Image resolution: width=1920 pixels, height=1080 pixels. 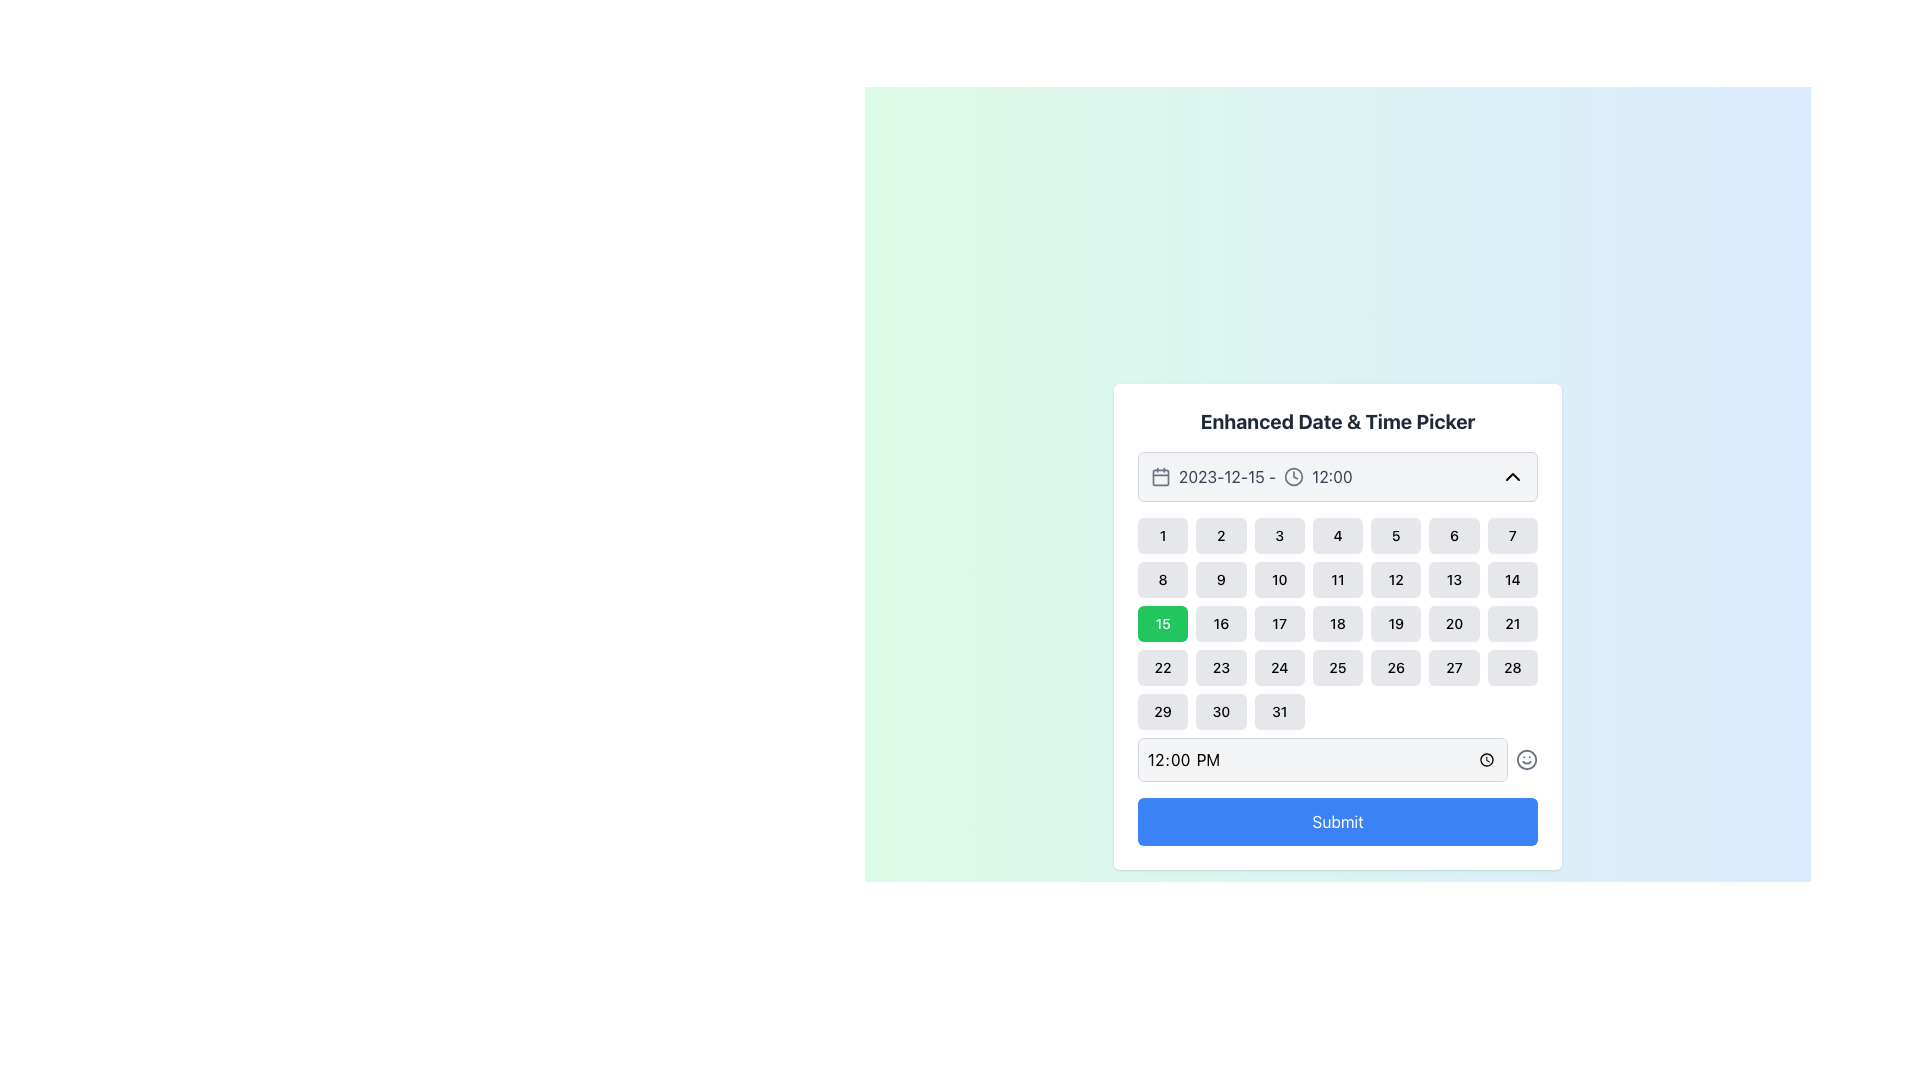 What do you see at coordinates (1220, 535) in the screenshot?
I see `the rounded rectangular button displaying the number '2'` at bounding box center [1220, 535].